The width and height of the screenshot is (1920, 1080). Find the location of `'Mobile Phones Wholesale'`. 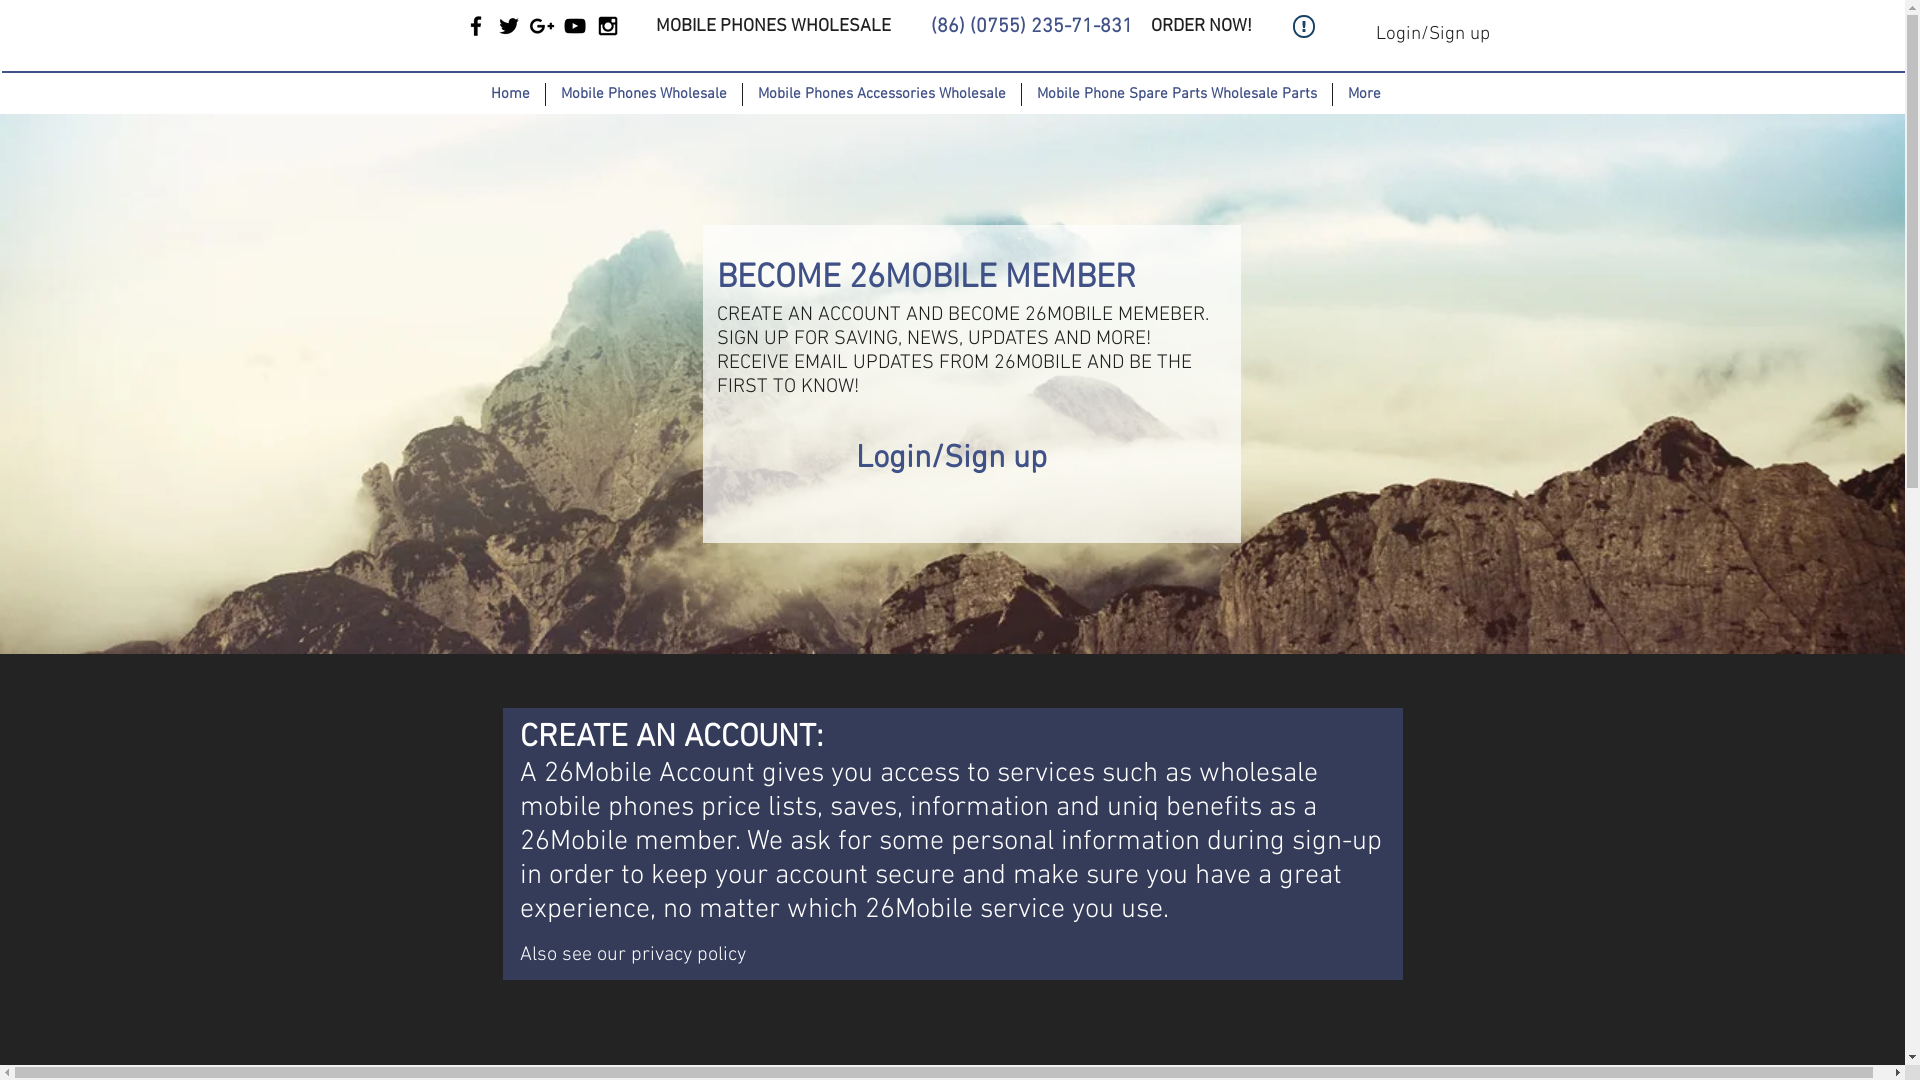

'Mobile Phones Wholesale' is located at coordinates (642, 94).